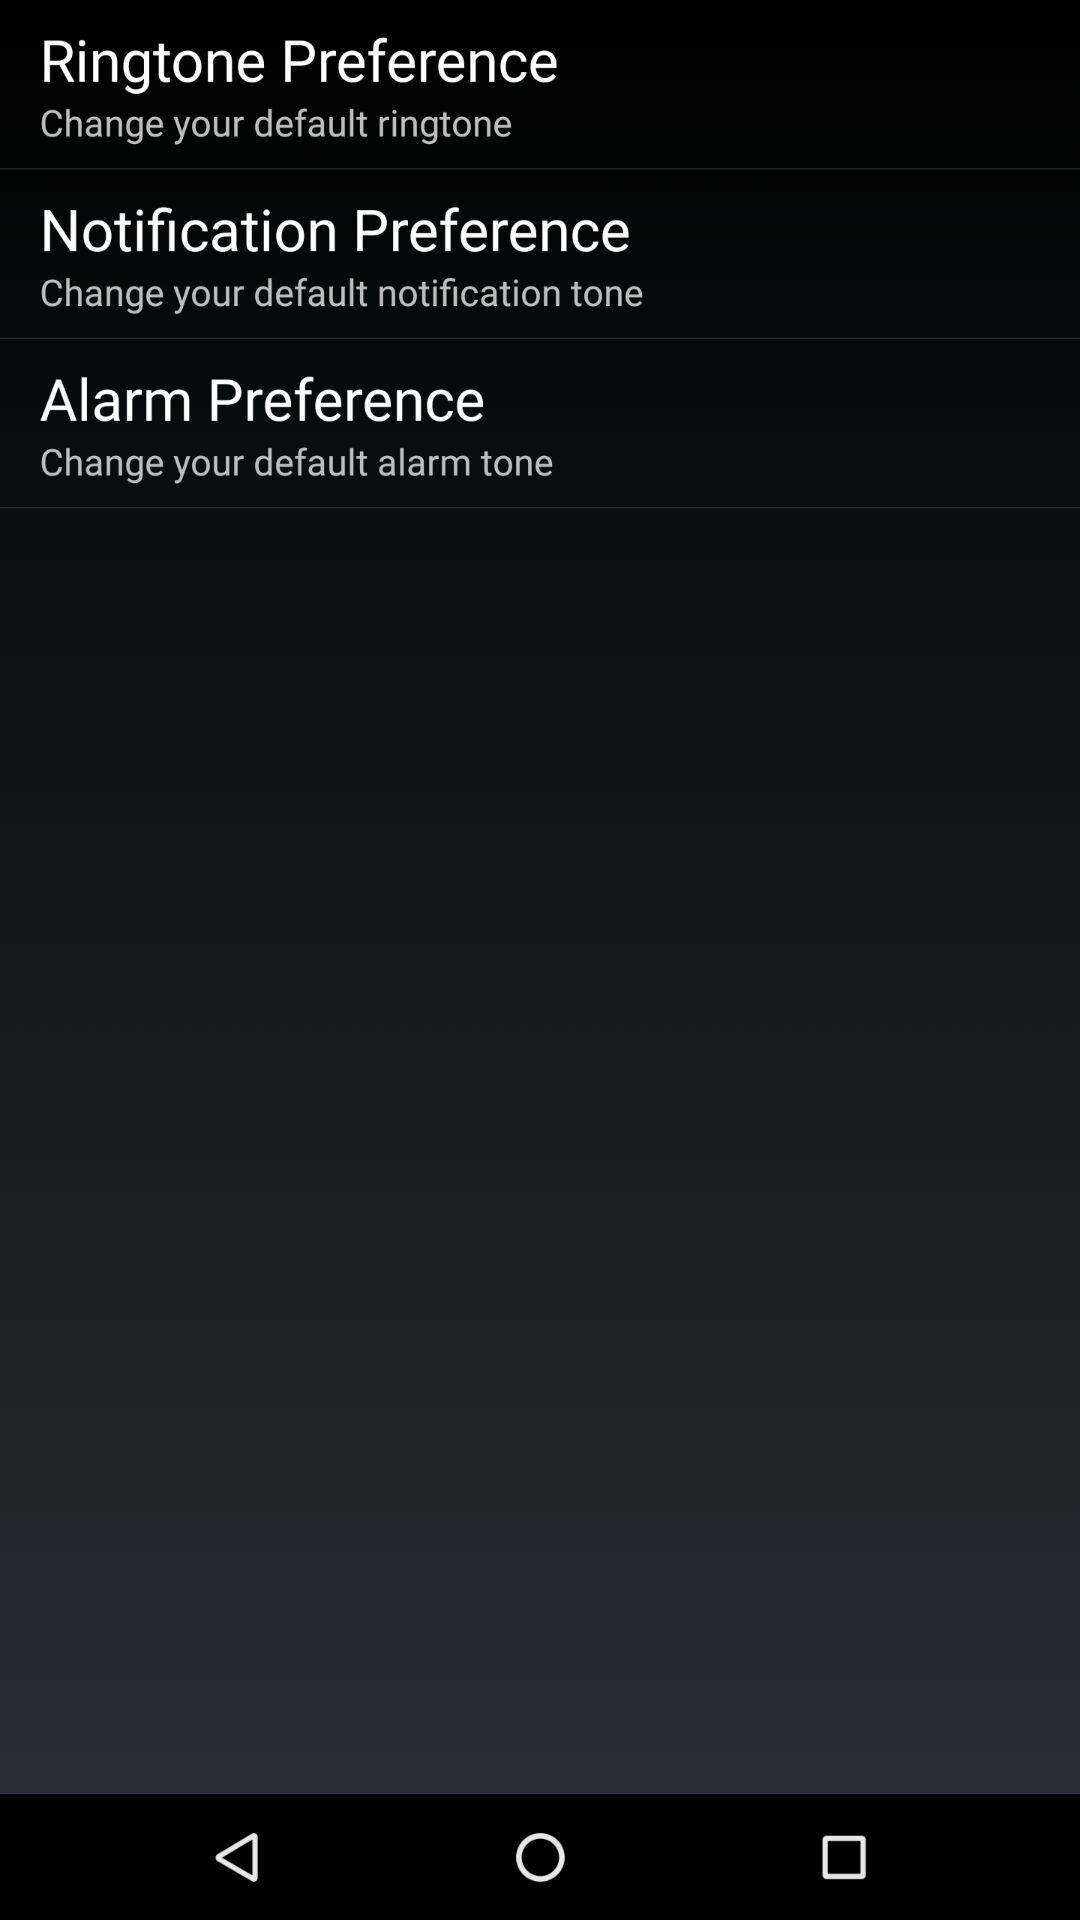 This screenshot has width=1080, height=1920. Describe the element at coordinates (334, 228) in the screenshot. I see `app above change your default app` at that location.